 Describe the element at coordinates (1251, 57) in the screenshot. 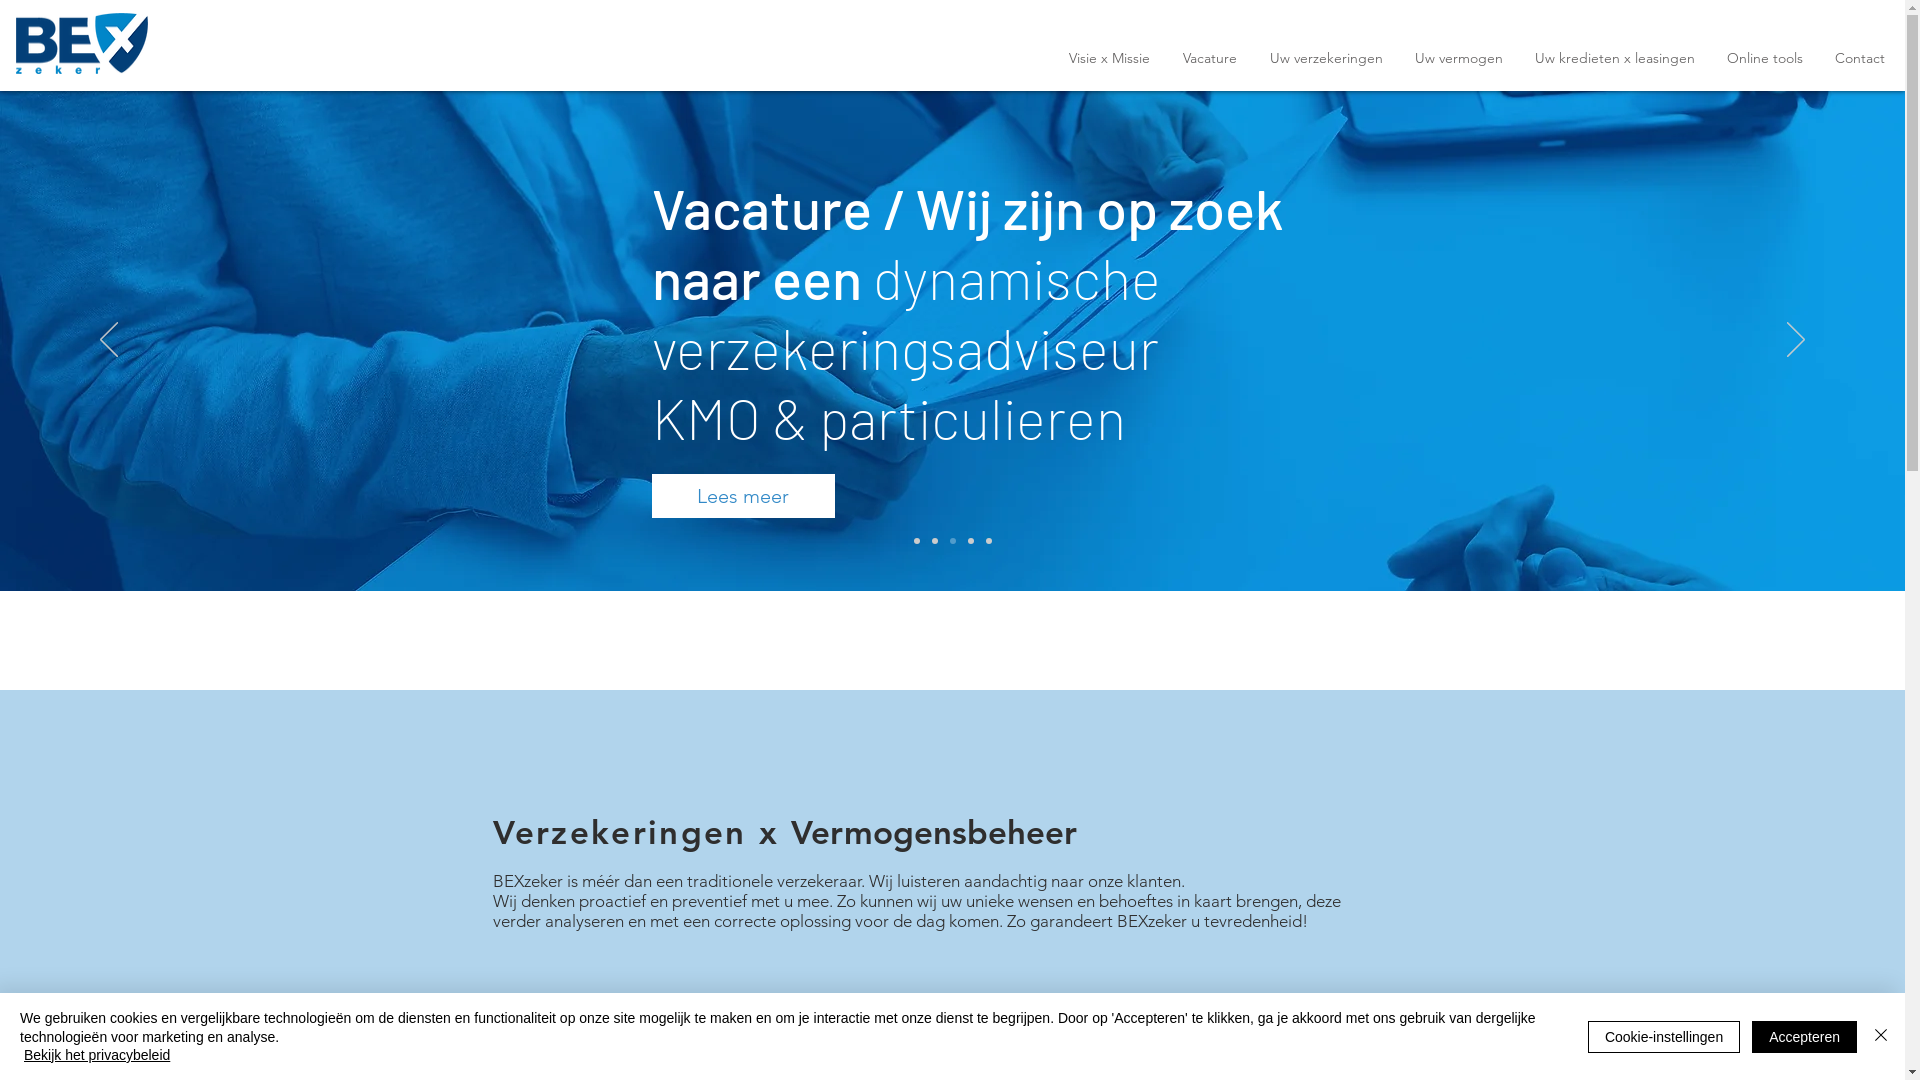

I see `'Uw verzekeringen'` at that location.